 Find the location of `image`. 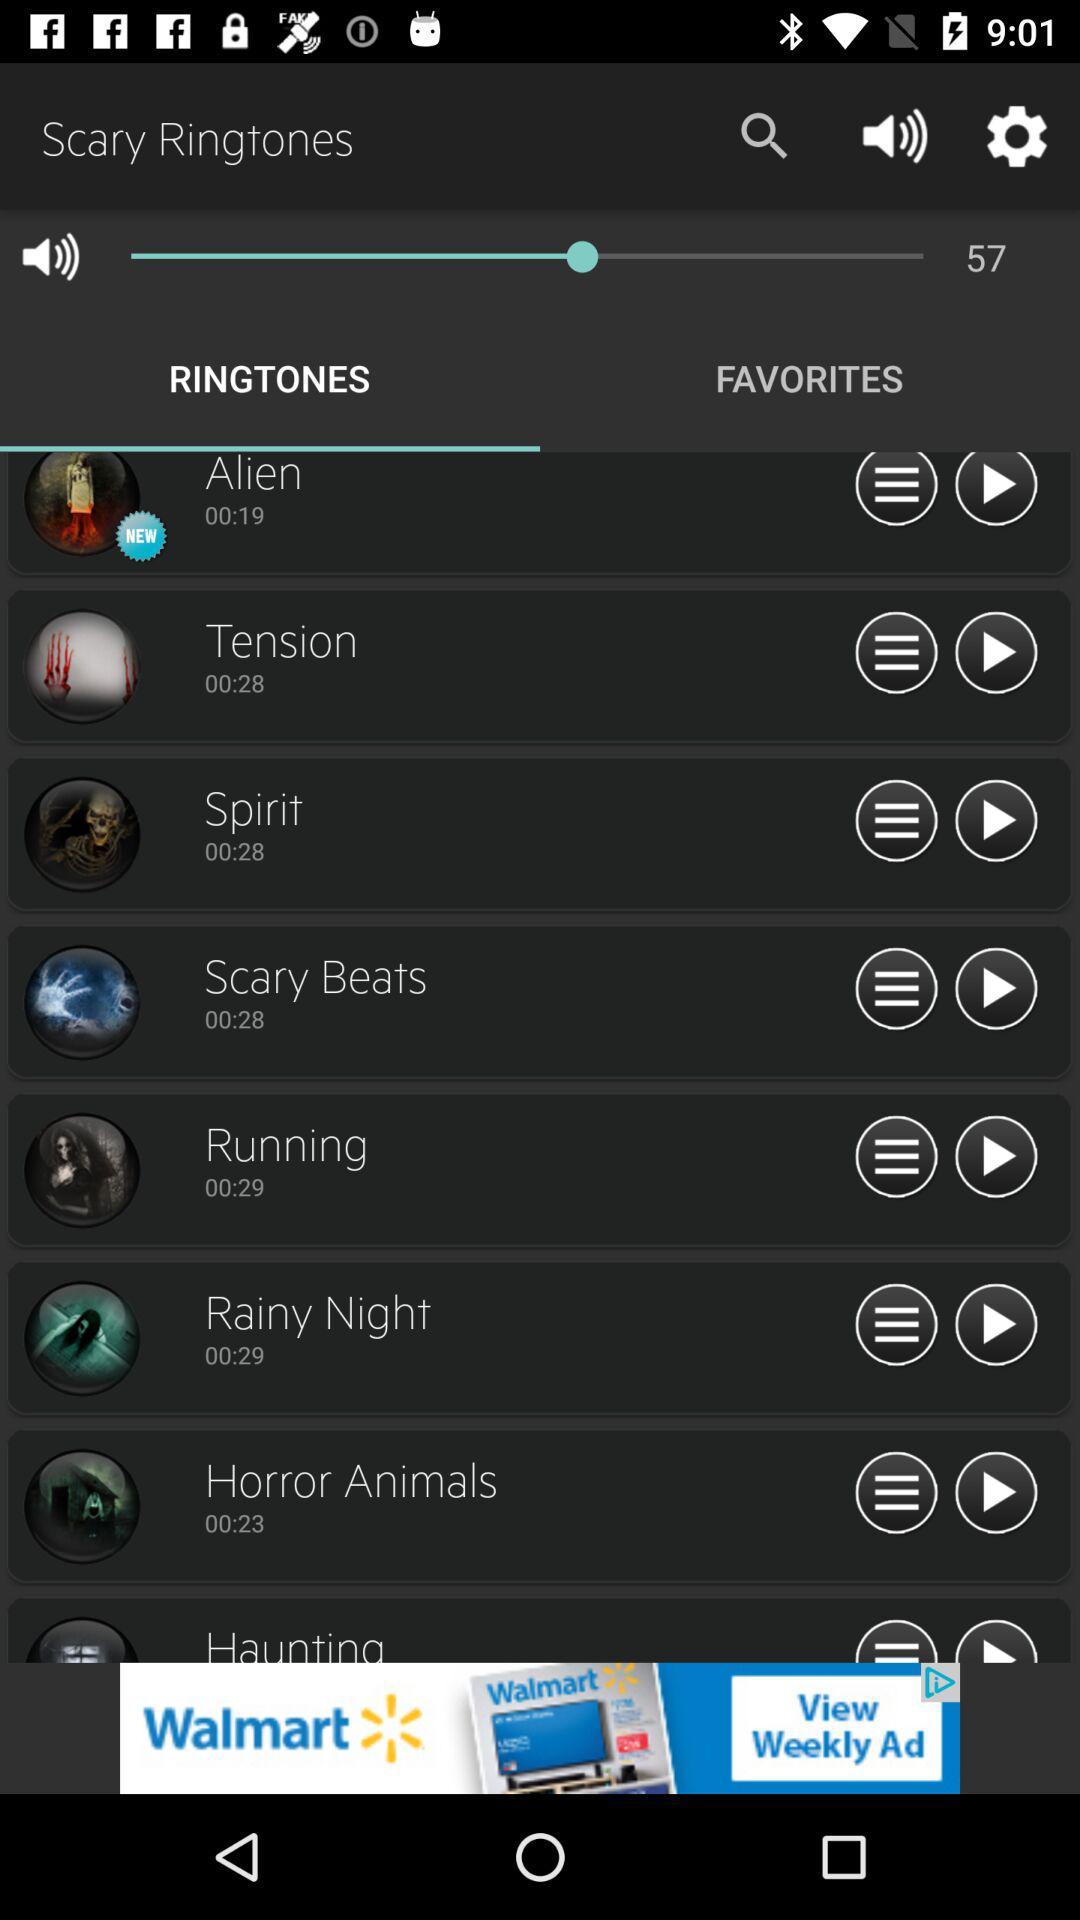

image is located at coordinates (80, 1171).